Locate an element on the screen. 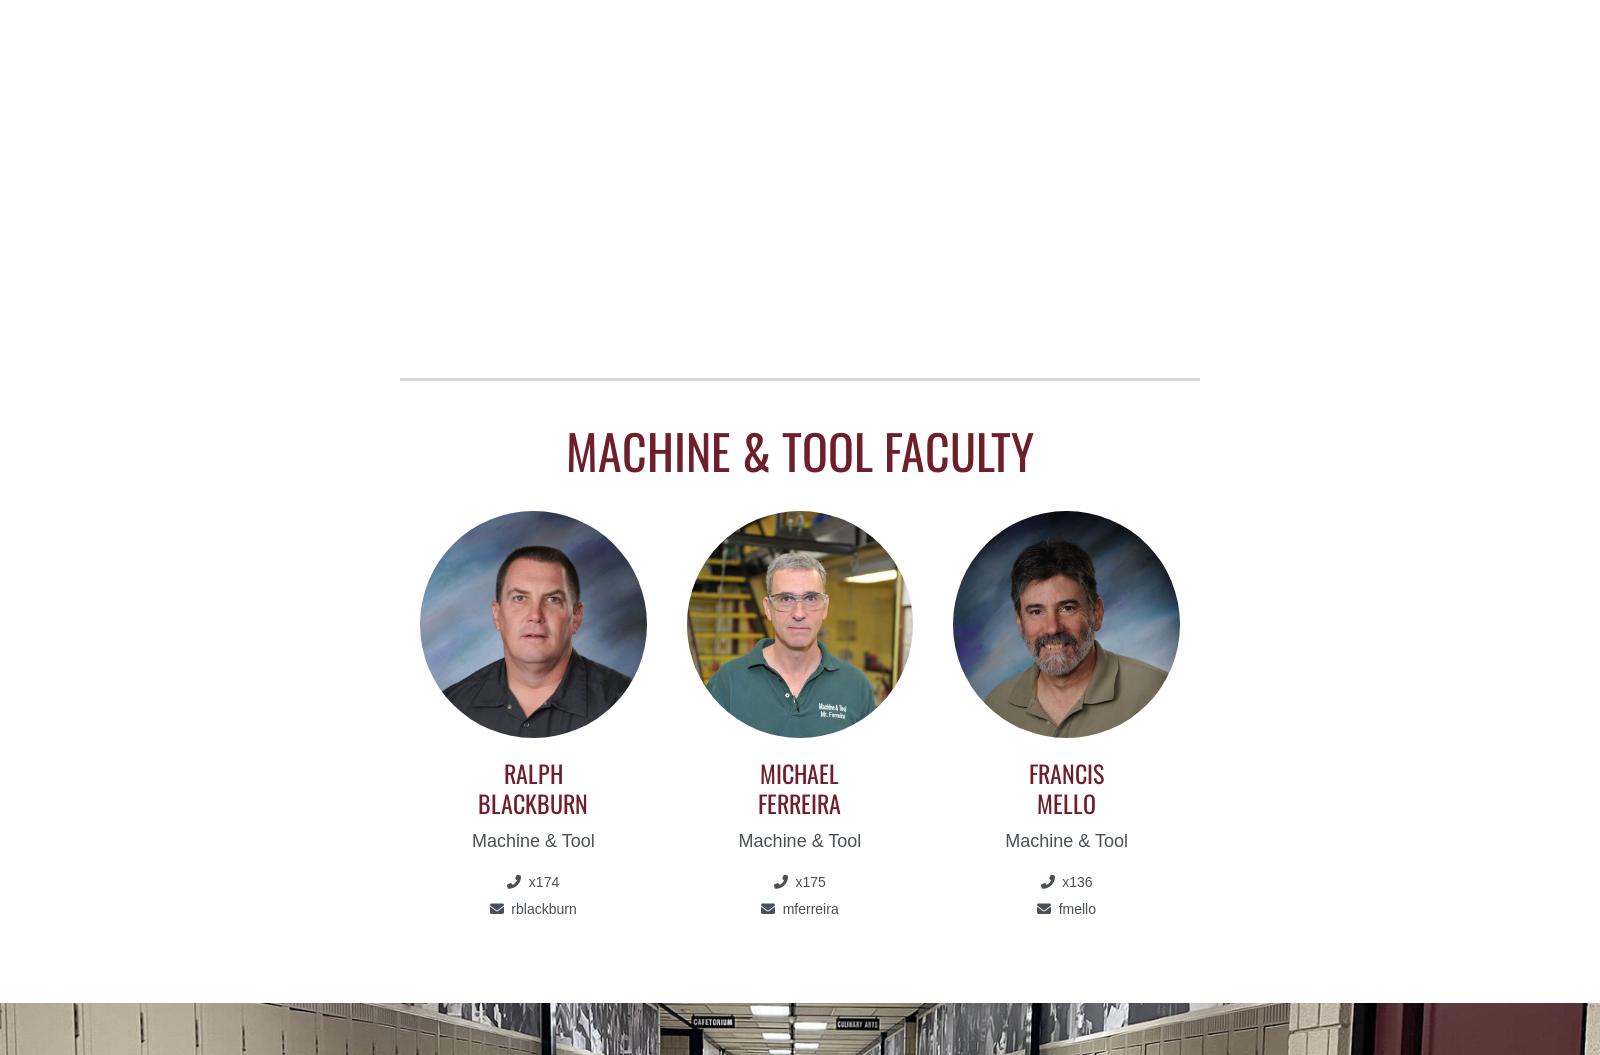 This screenshot has height=1055, width=1600. 'mferreira' is located at coordinates (807, 907).